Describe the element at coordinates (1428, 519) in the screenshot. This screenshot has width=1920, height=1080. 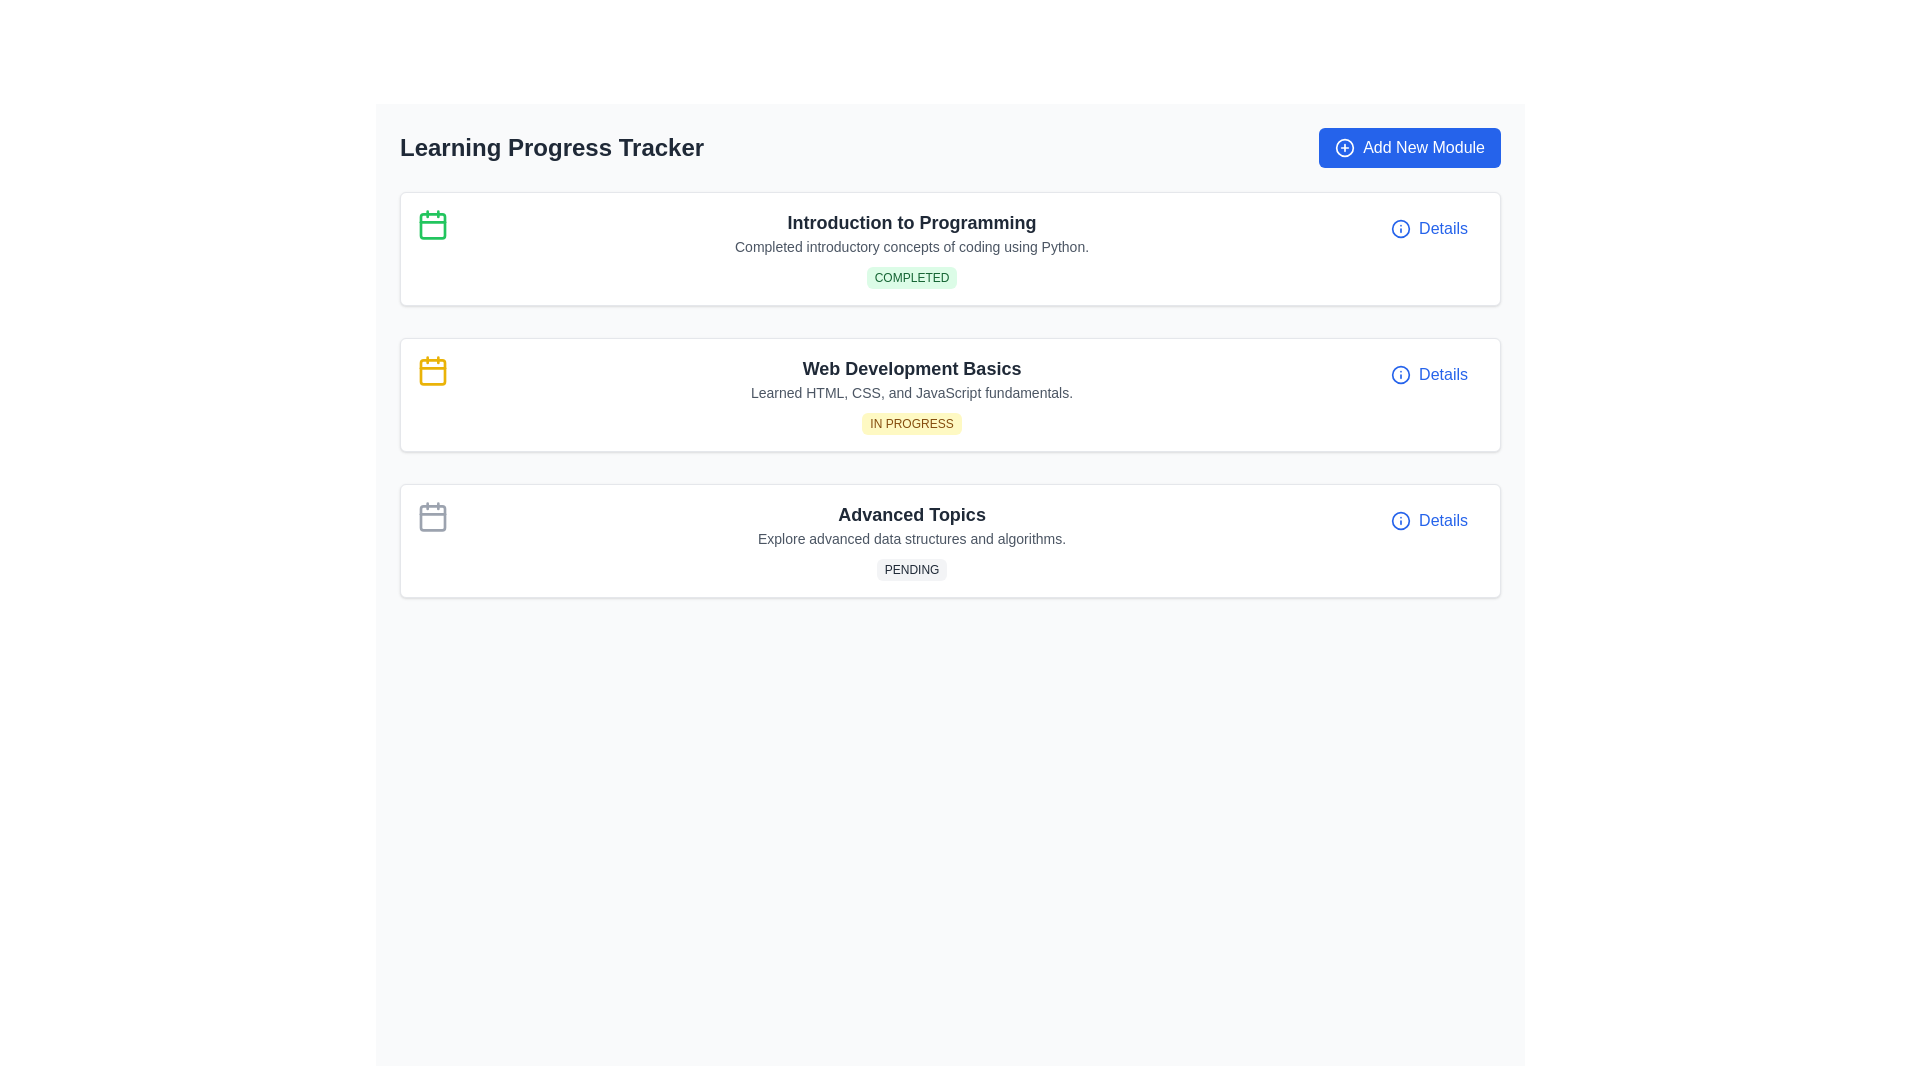
I see `the button located at the bottom-right corner of the 'Advanced Topics' module panel, adjacent to the 'PENDING' label` at that location.